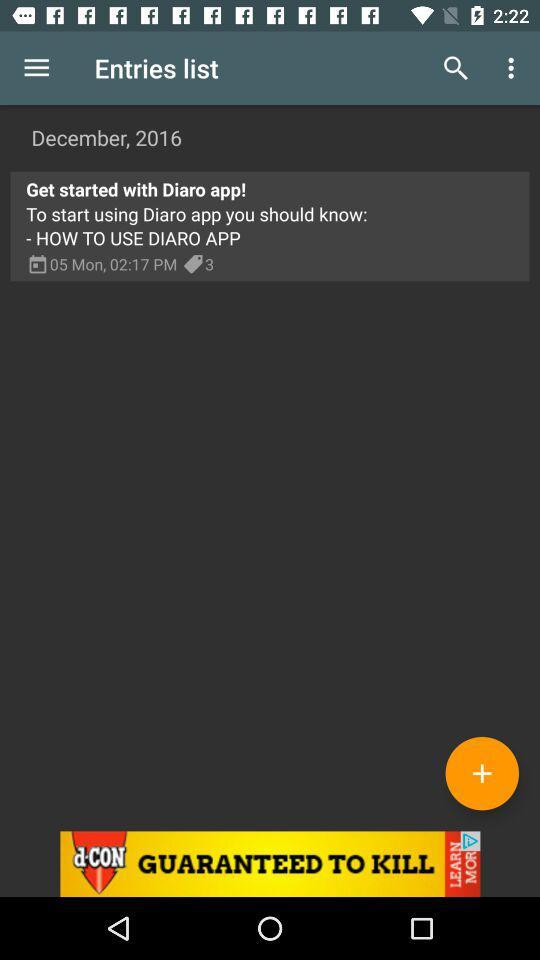 This screenshot has width=540, height=960. Describe the element at coordinates (481, 772) in the screenshot. I see `increase` at that location.